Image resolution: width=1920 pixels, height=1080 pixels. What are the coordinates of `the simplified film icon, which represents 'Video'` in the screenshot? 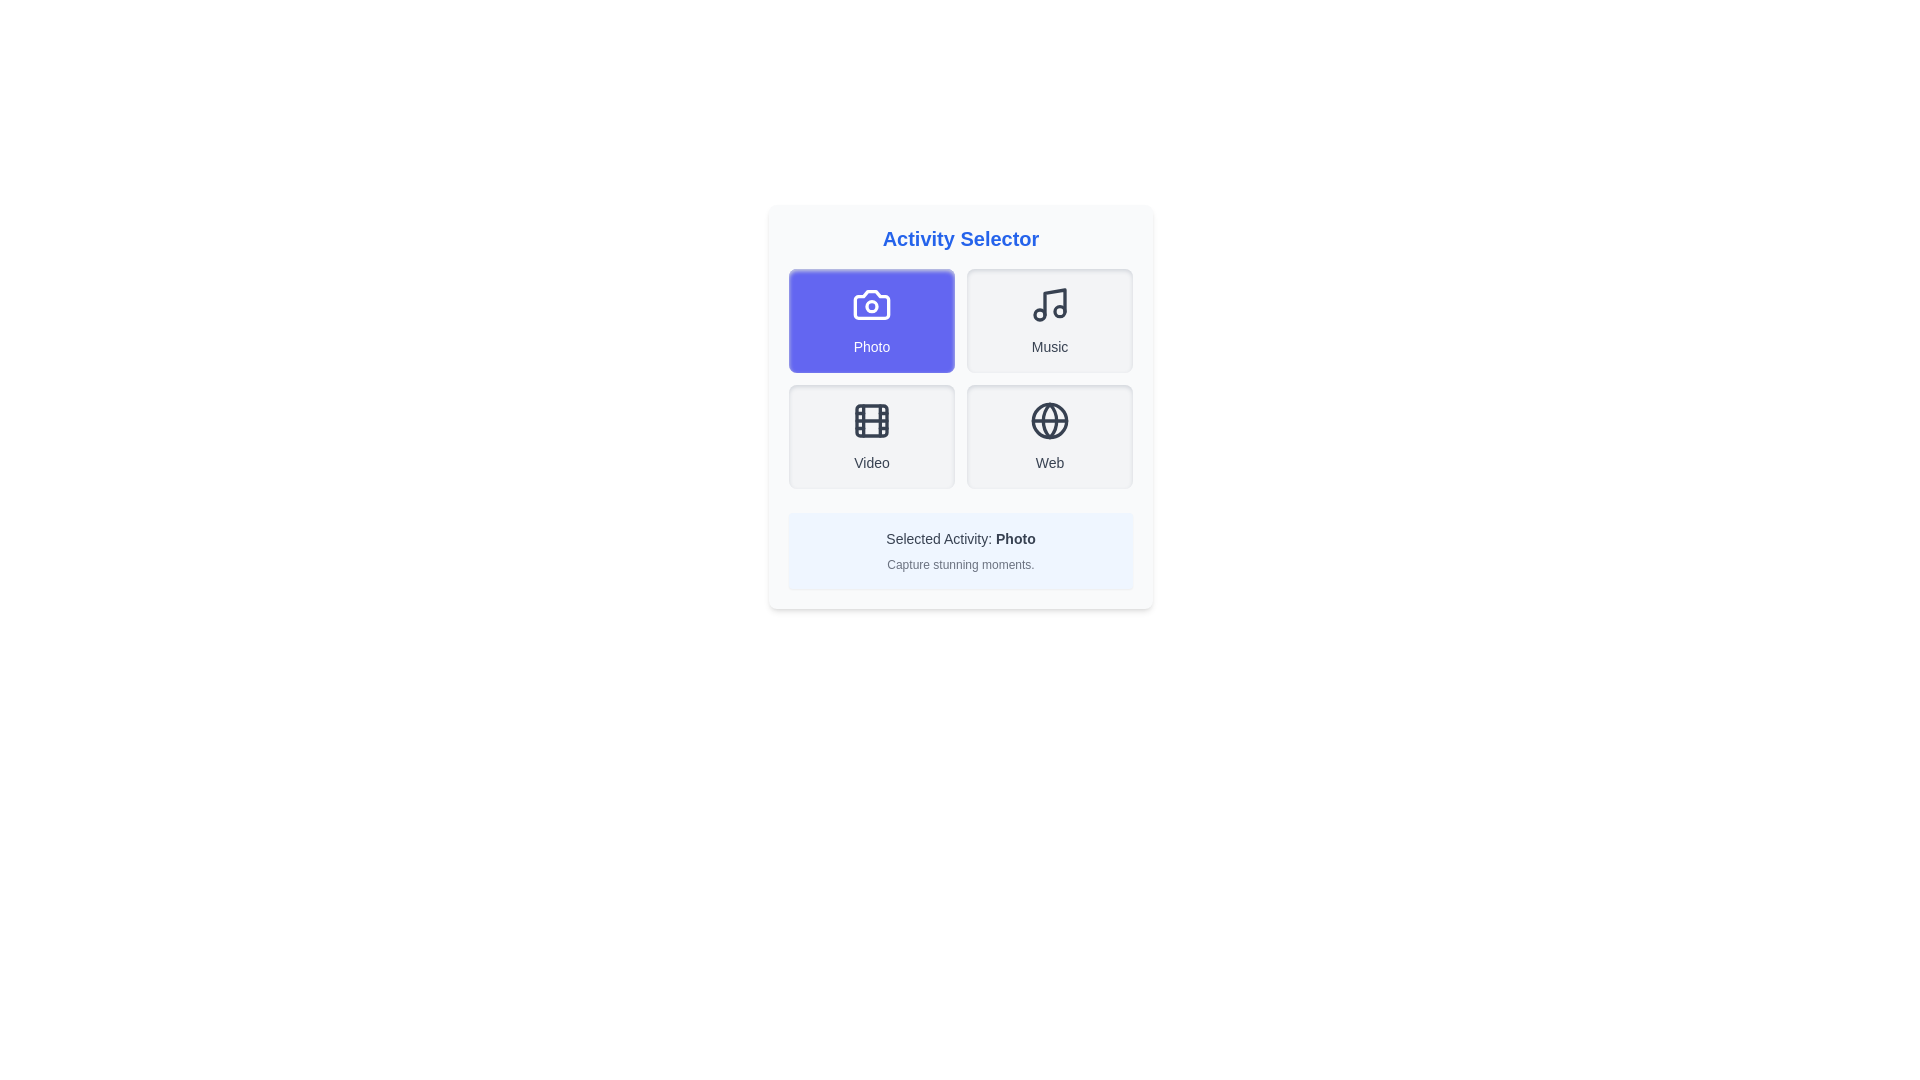 It's located at (872, 419).